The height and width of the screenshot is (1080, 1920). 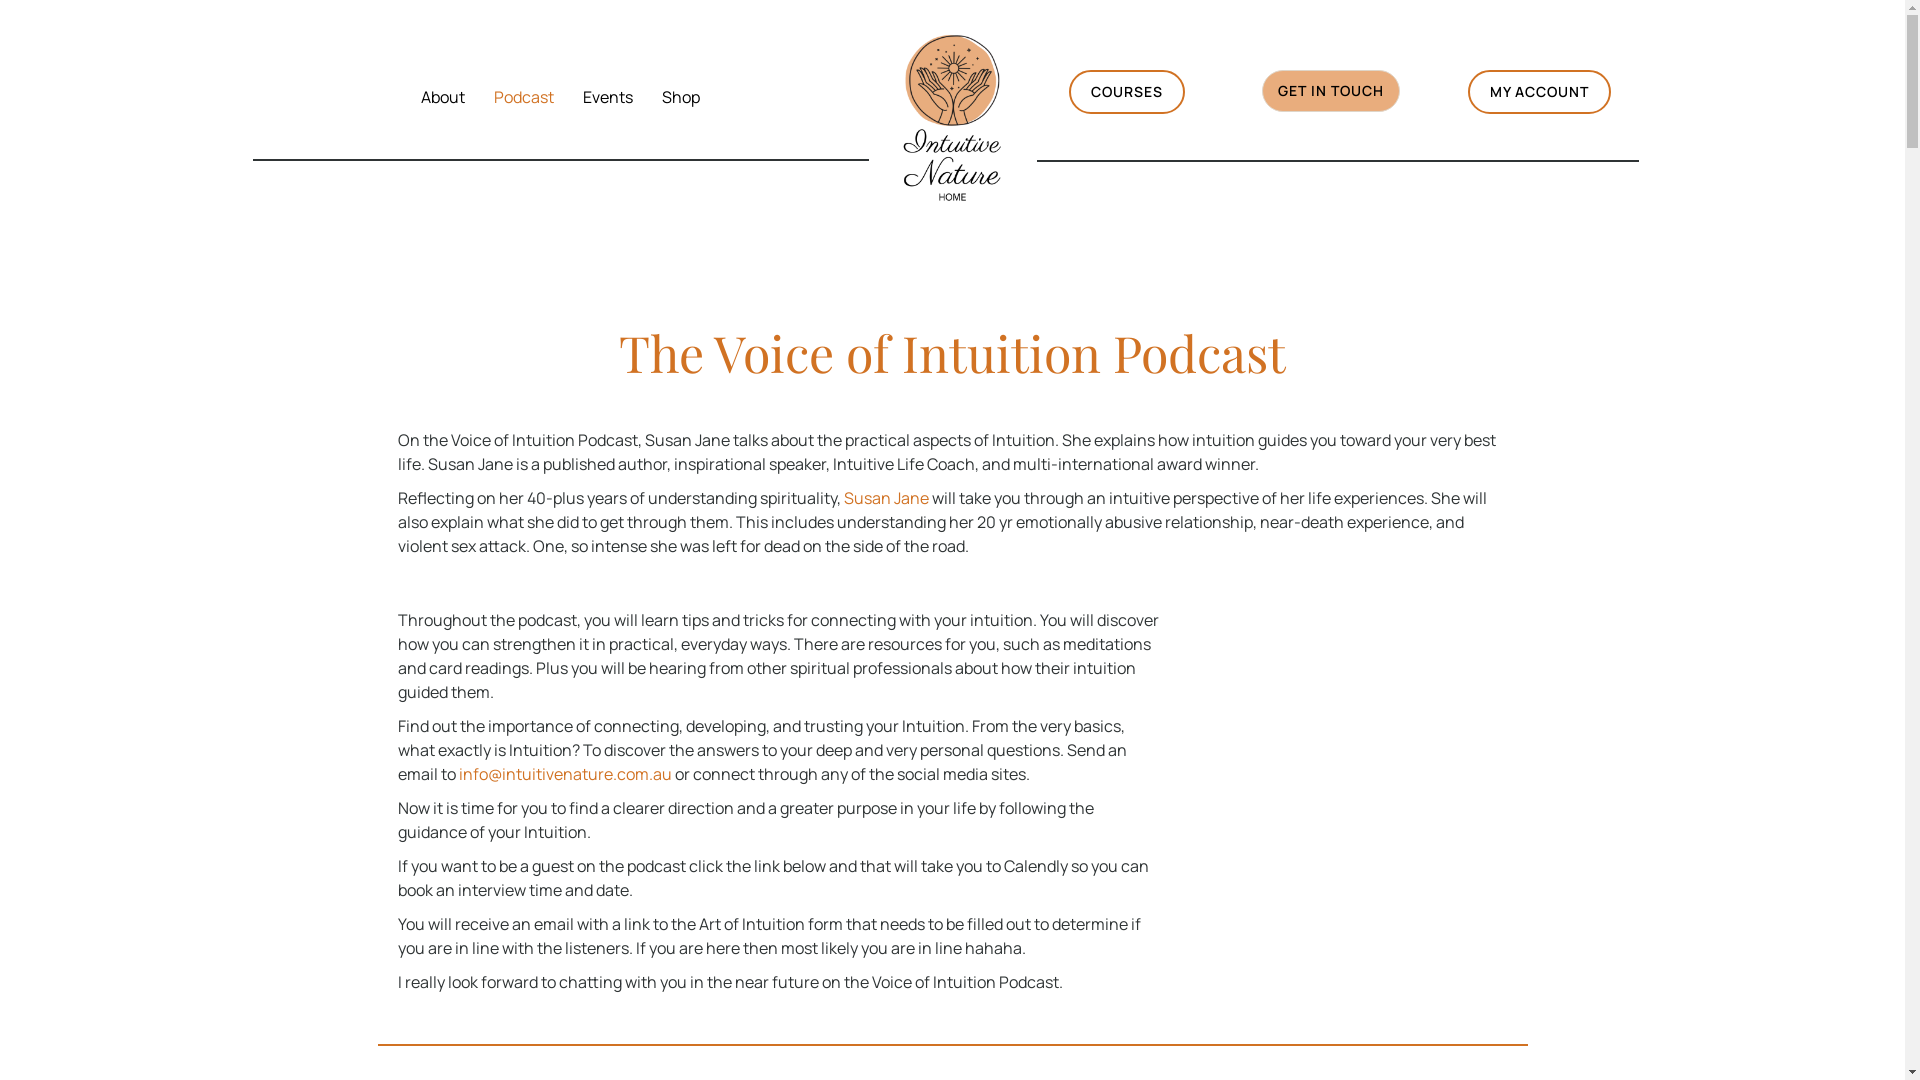 What do you see at coordinates (406, 96) in the screenshot?
I see `'About'` at bounding box center [406, 96].